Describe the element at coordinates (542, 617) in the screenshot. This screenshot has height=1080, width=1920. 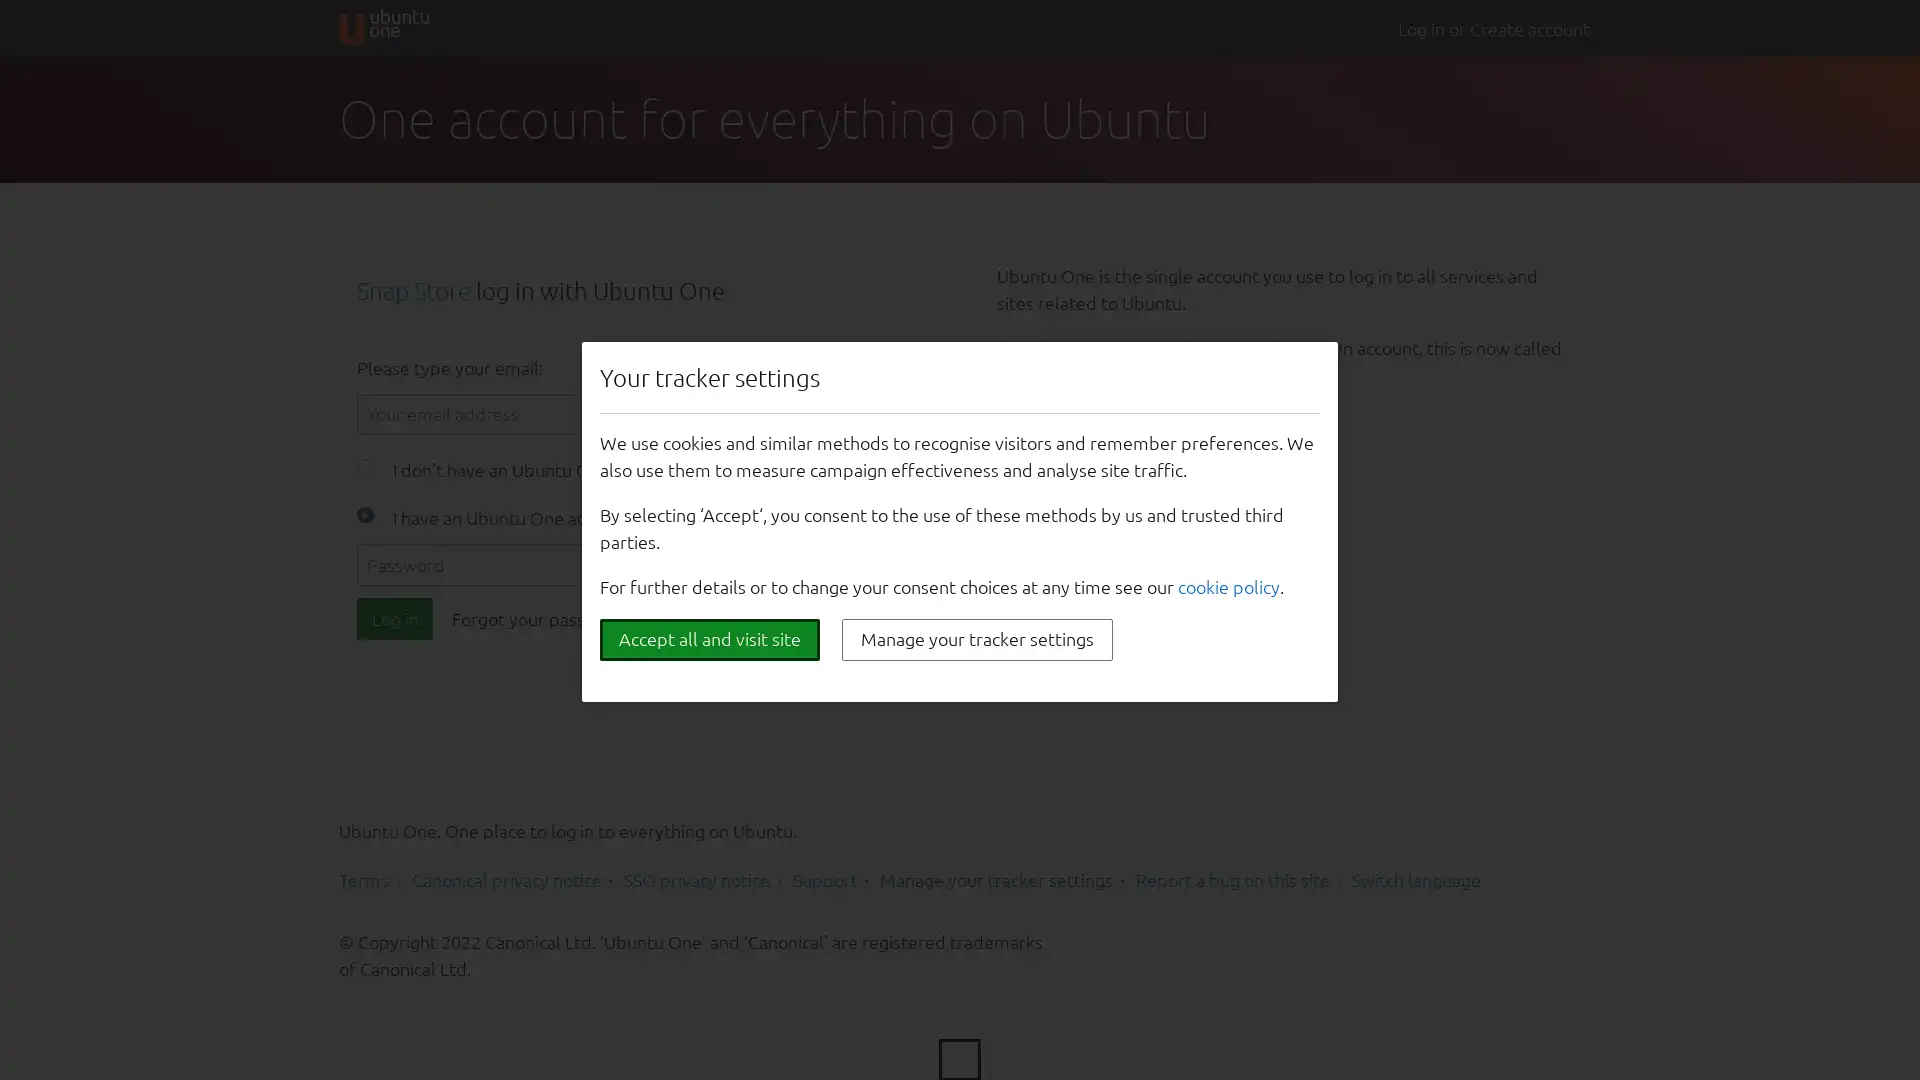
I see `Forgot your password?` at that location.